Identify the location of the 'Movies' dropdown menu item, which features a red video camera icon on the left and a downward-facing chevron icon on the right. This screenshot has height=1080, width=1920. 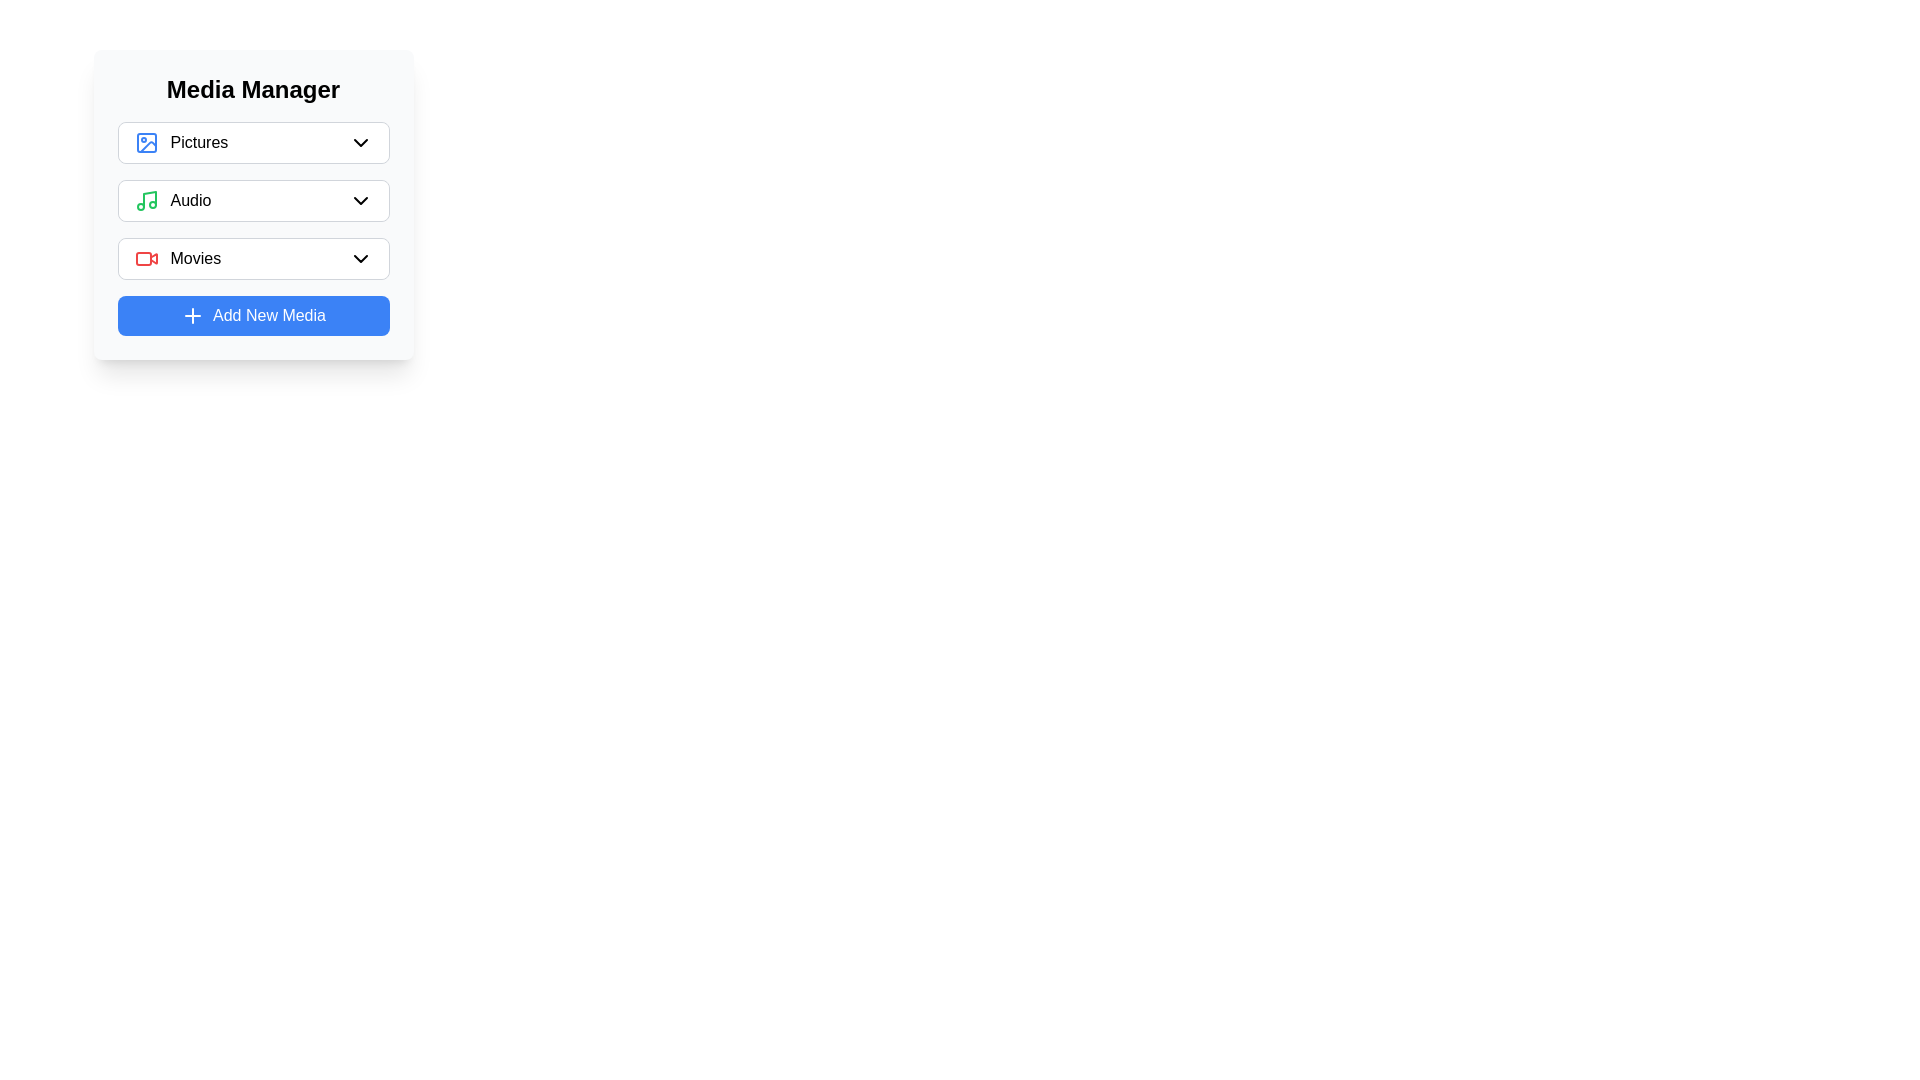
(252, 257).